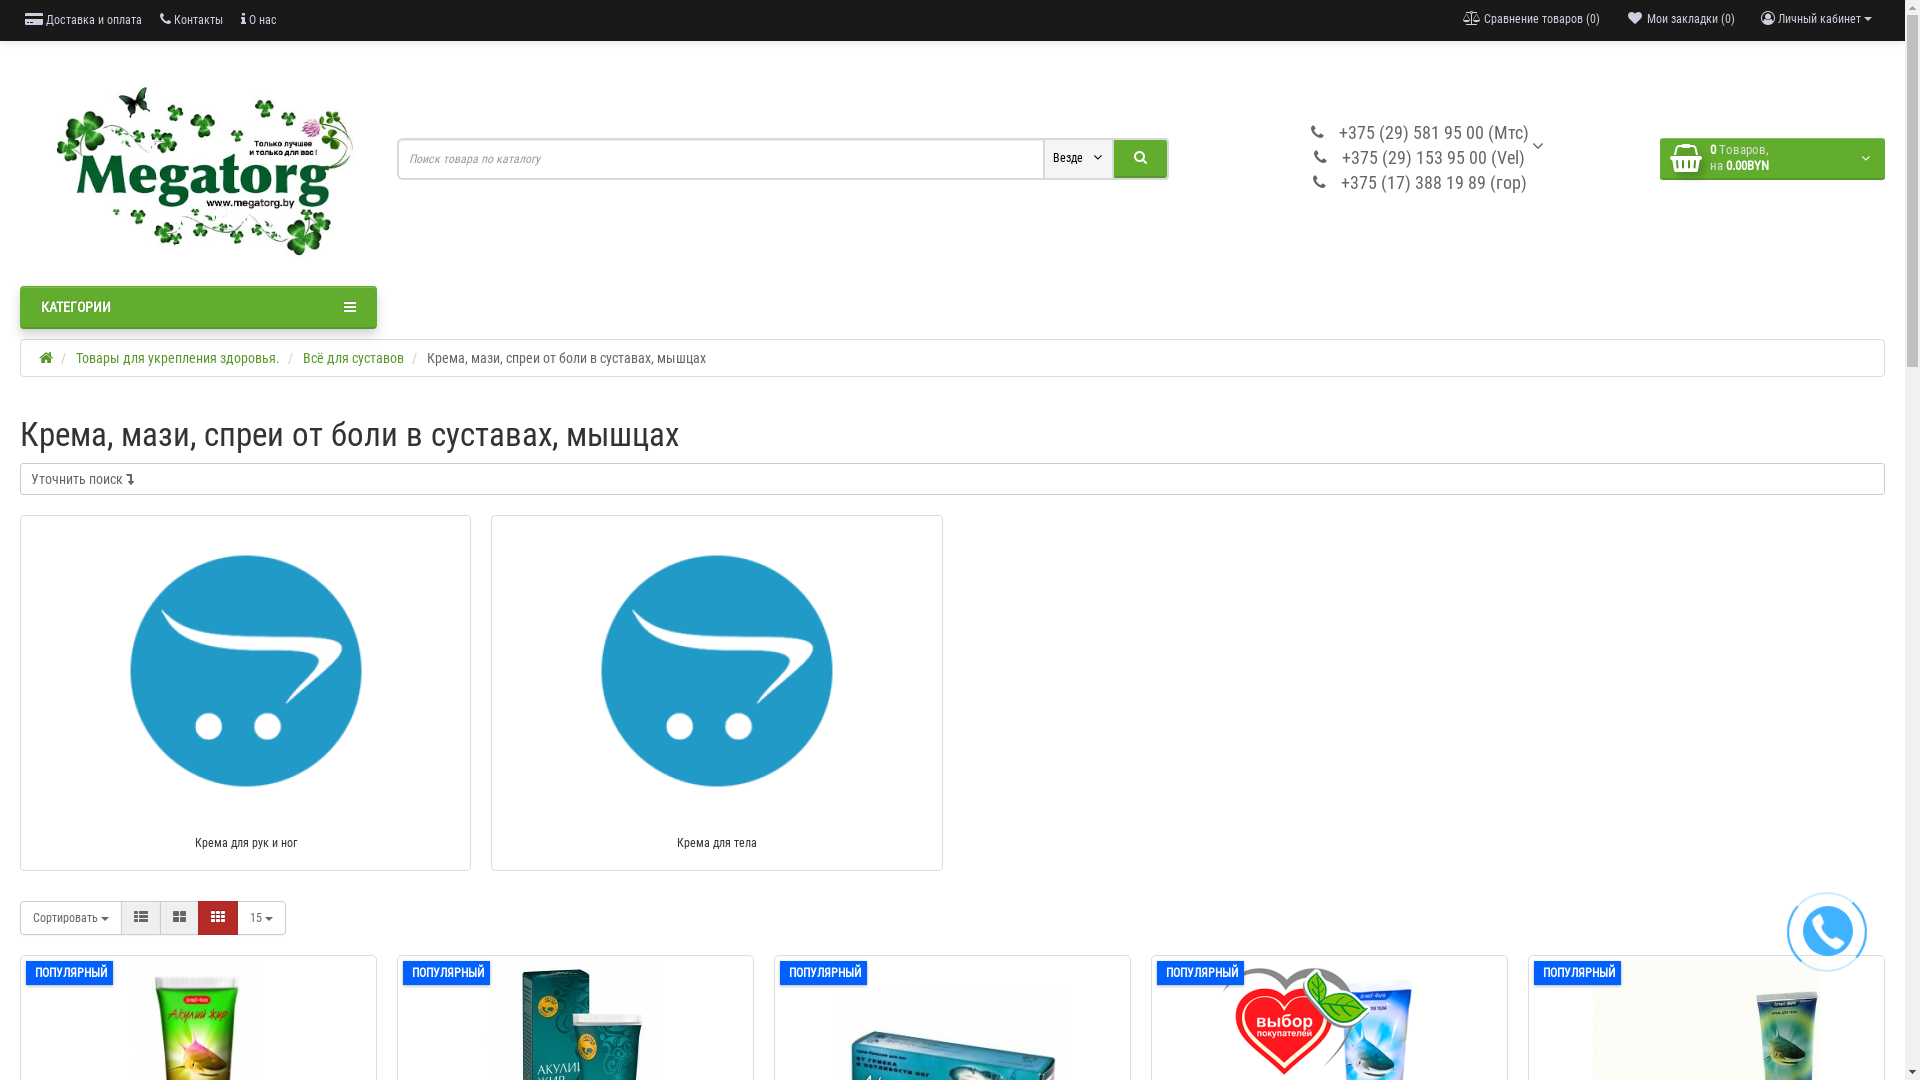 This screenshot has width=1920, height=1080. I want to click on '15', so click(236, 918).